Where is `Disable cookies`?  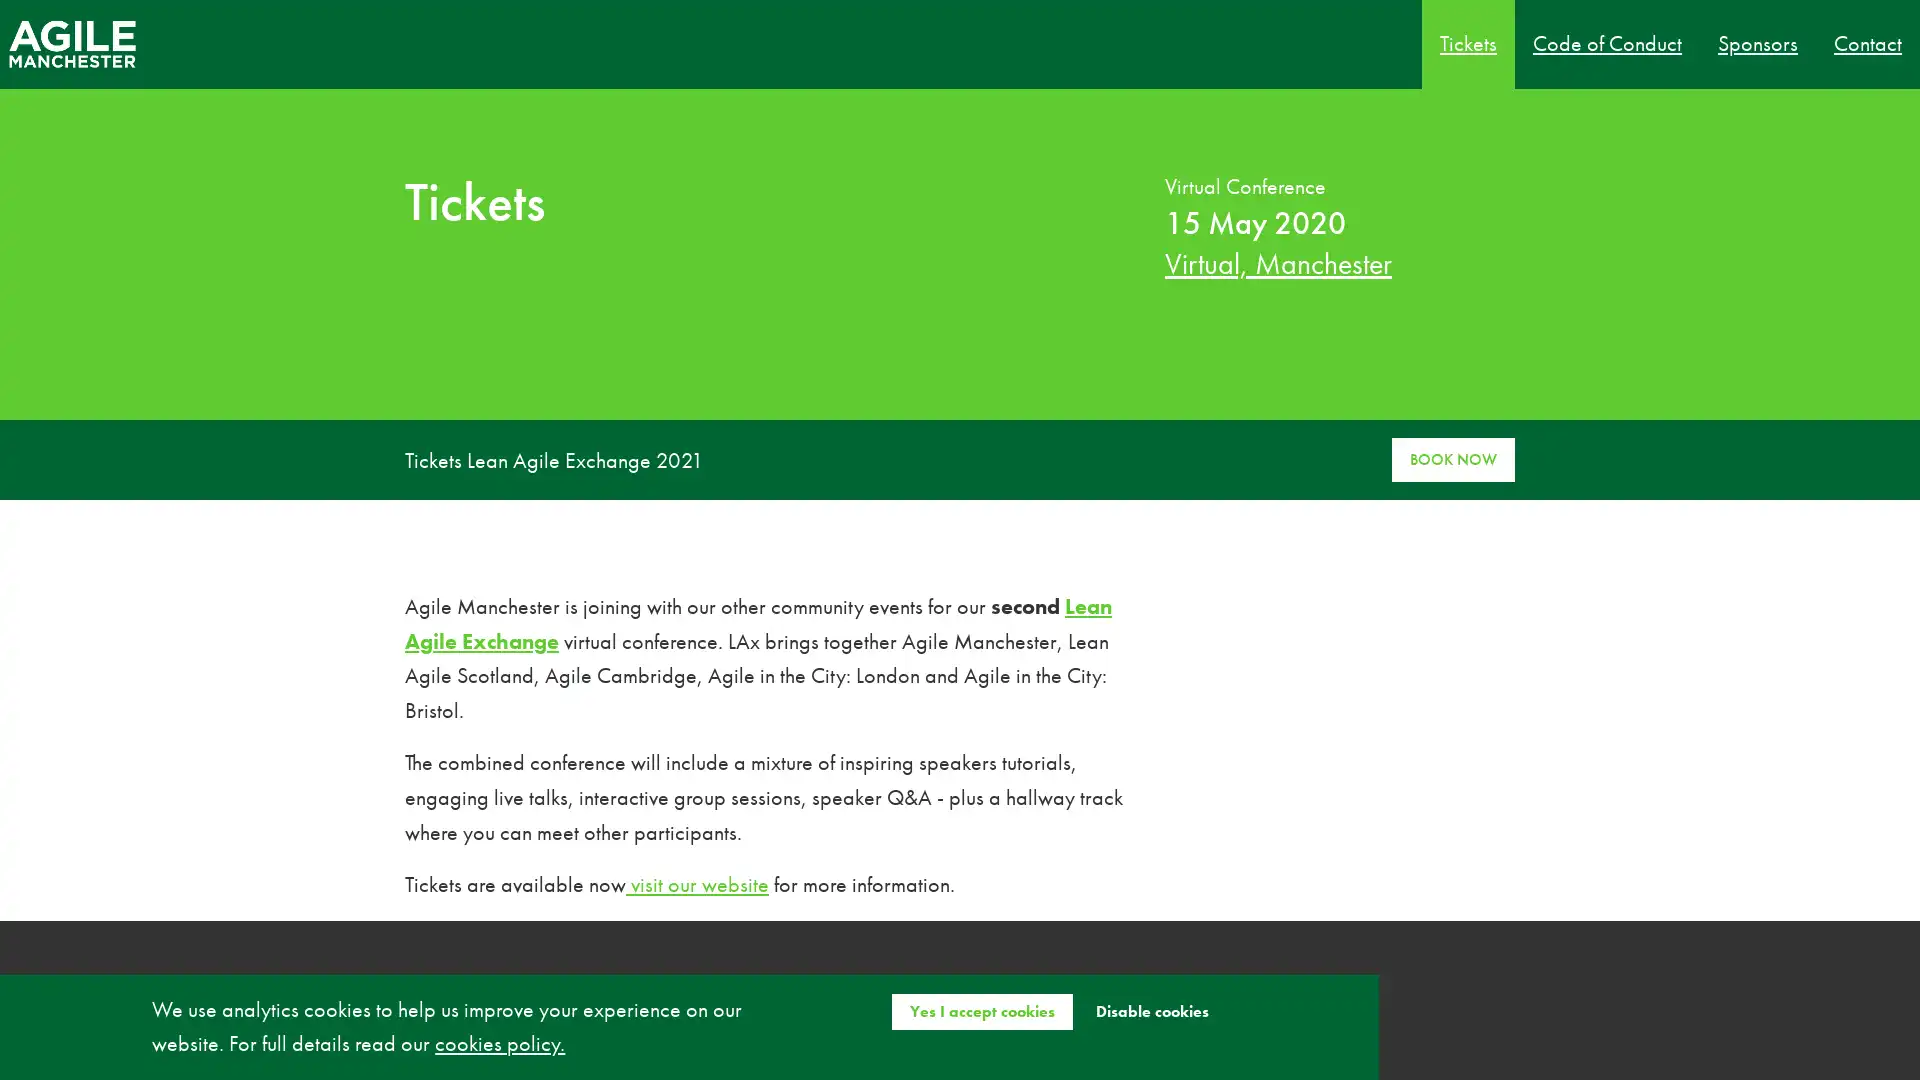 Disable cookies is located at coordinates (1151, 1010).